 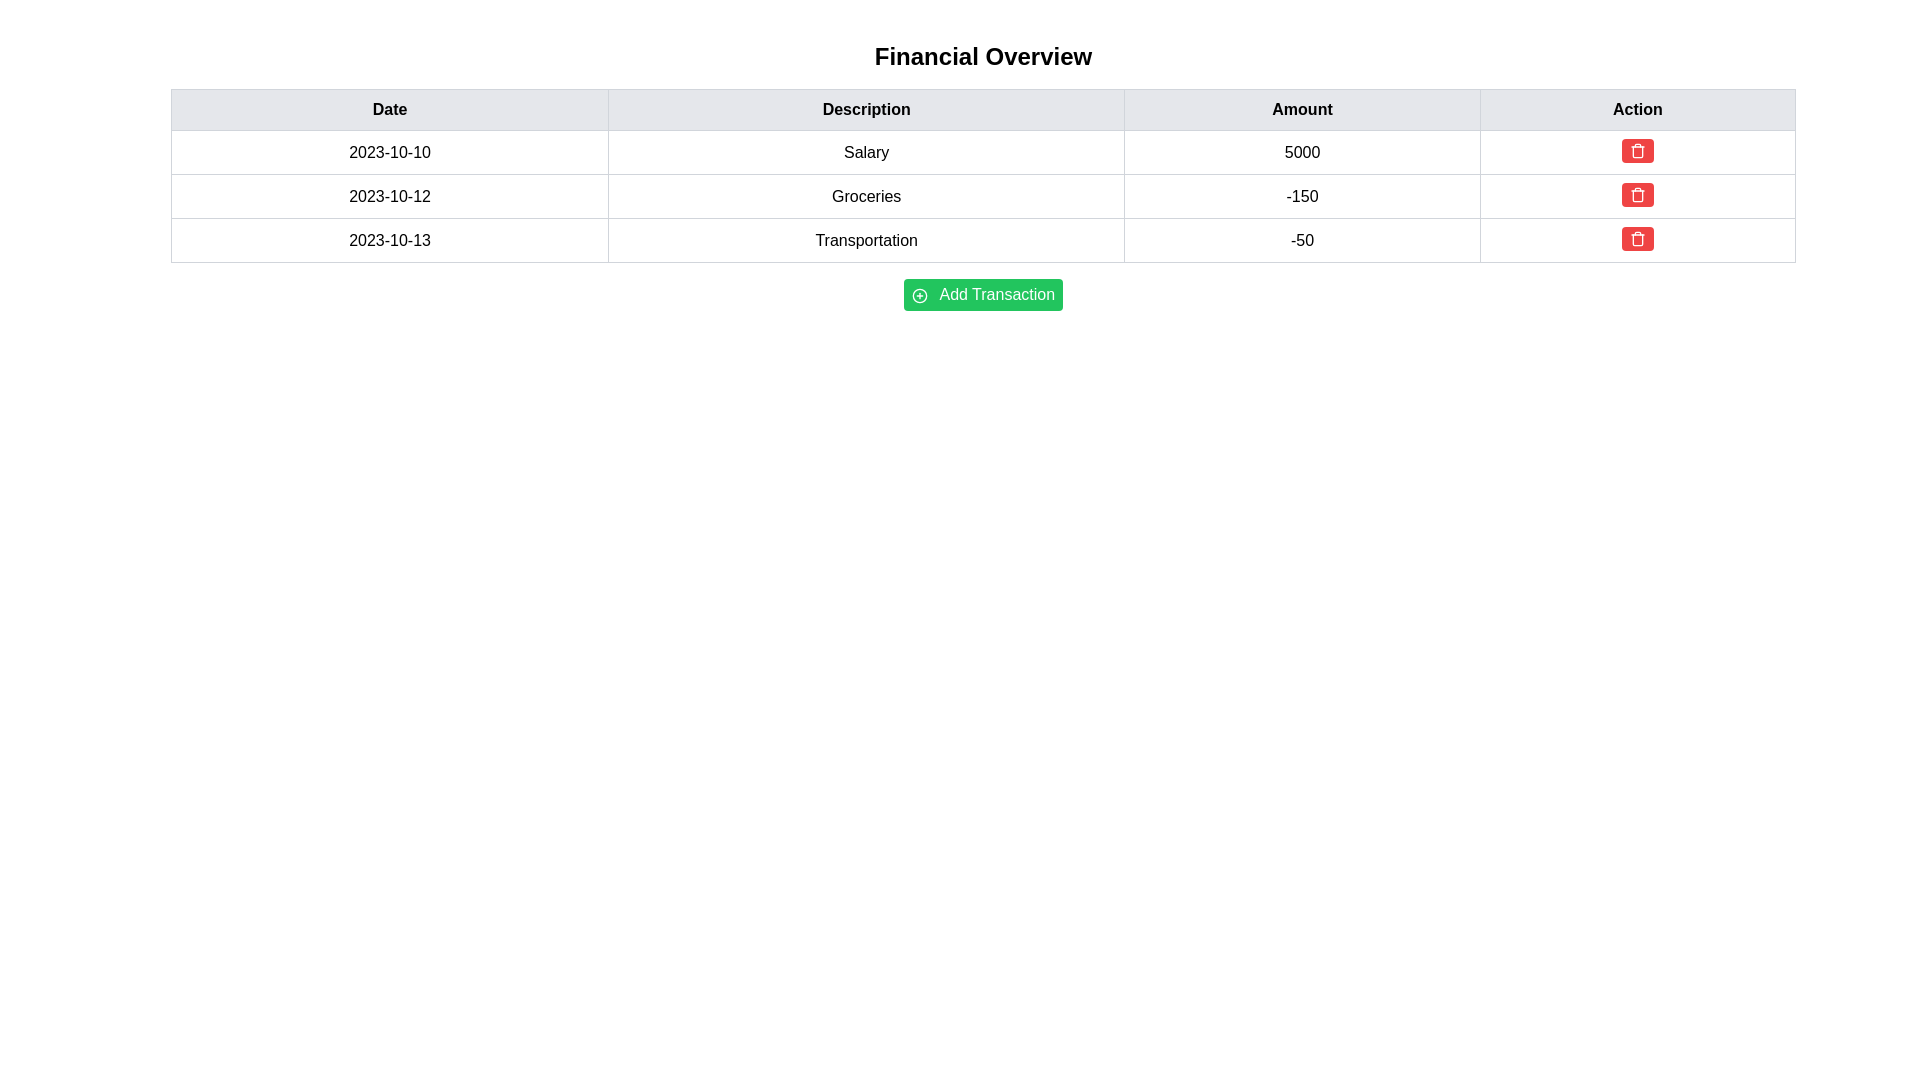 I want to click on the Text Display Field displaying 'Groceries', which is located in the second column of the second row in the transaction details table, so click(x=866, y=196).